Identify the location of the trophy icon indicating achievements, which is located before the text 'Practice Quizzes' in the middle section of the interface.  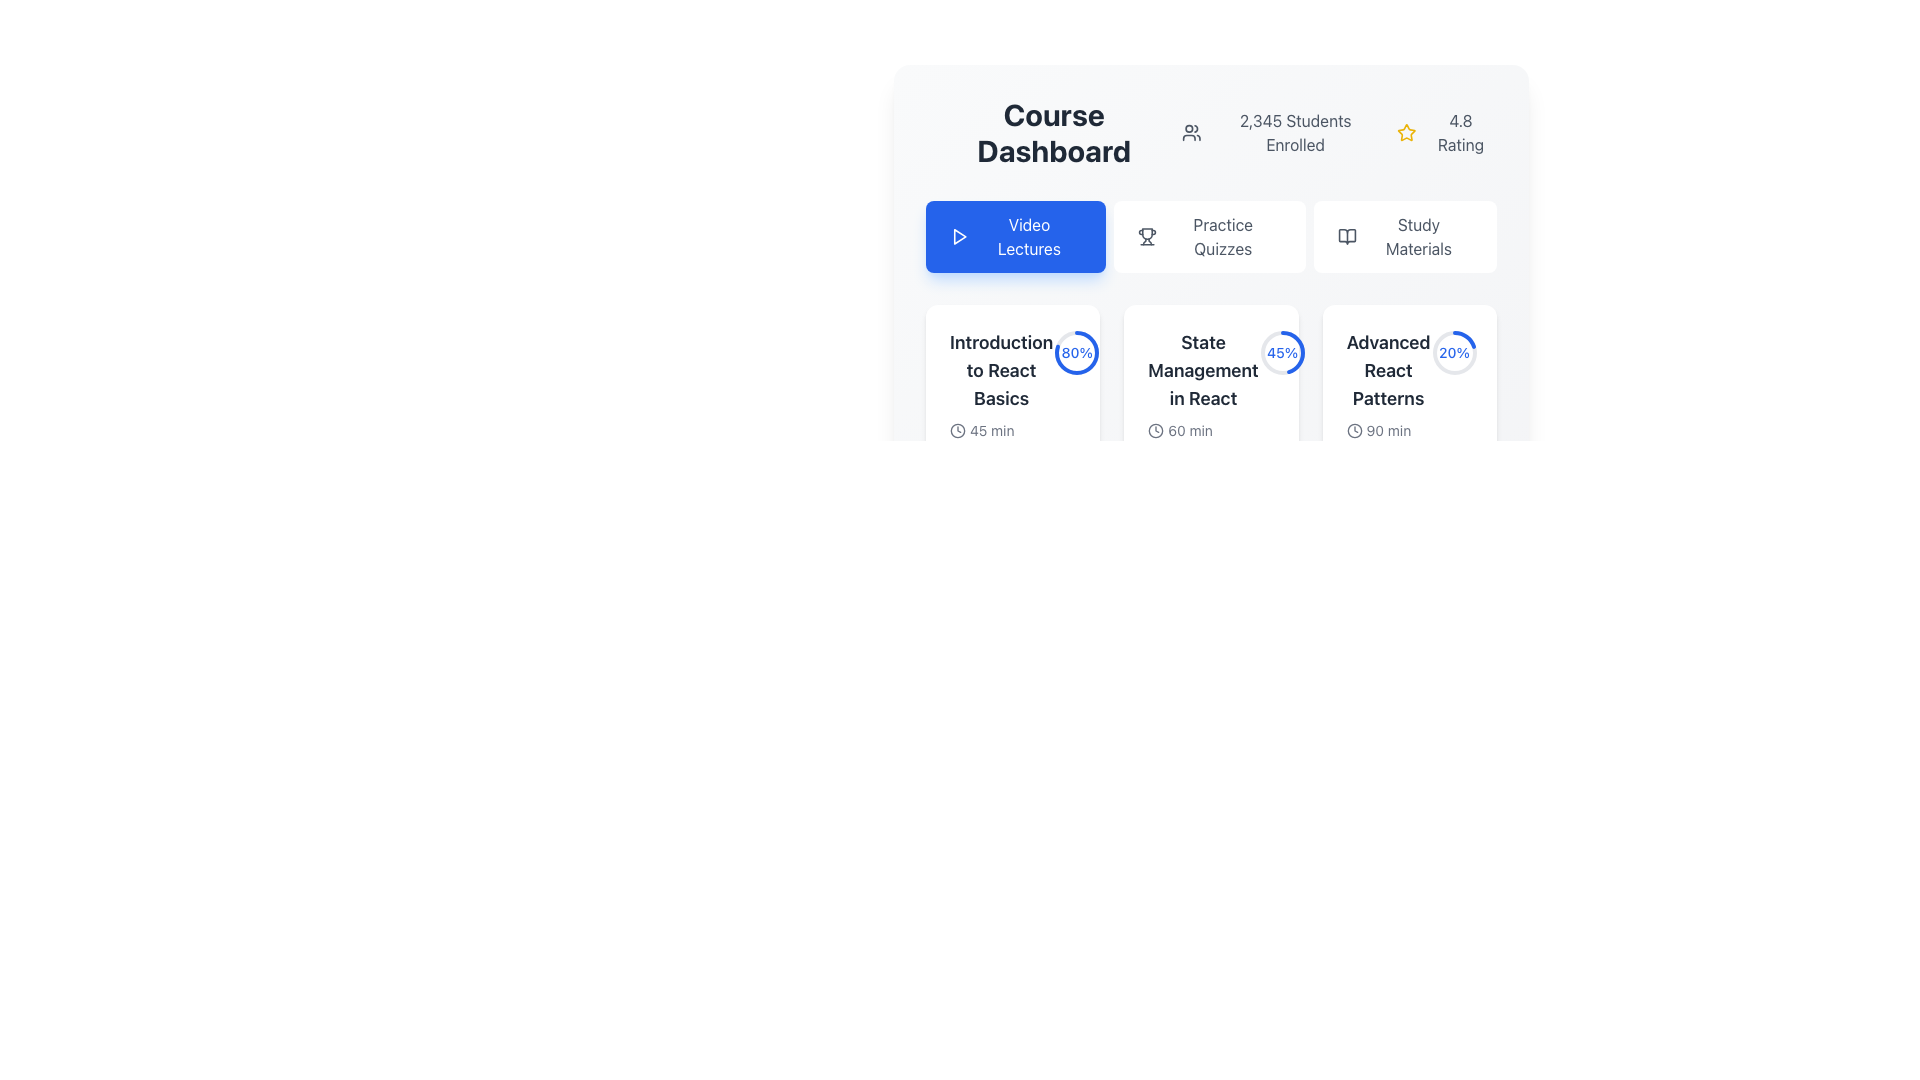
(1147, 235).